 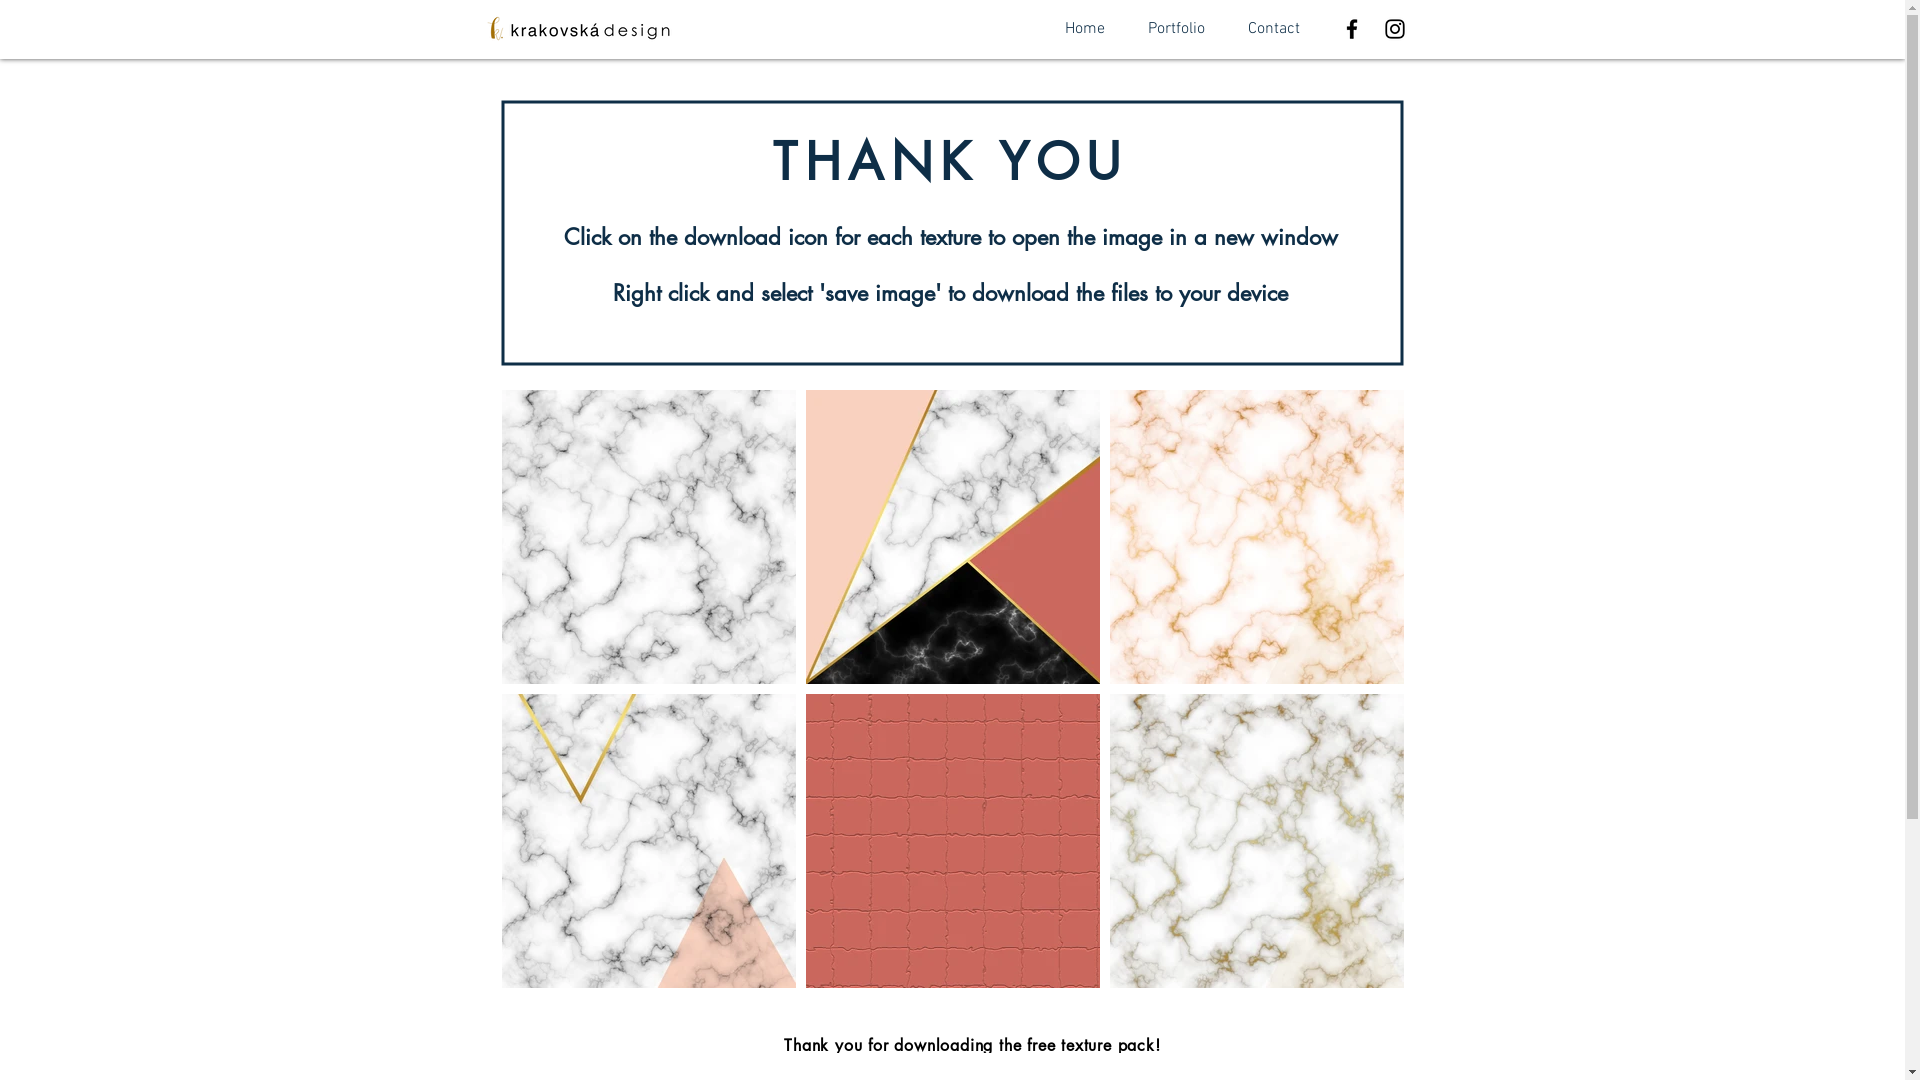 I want to click on 'Portfolio', so click(x=1176, y=29).